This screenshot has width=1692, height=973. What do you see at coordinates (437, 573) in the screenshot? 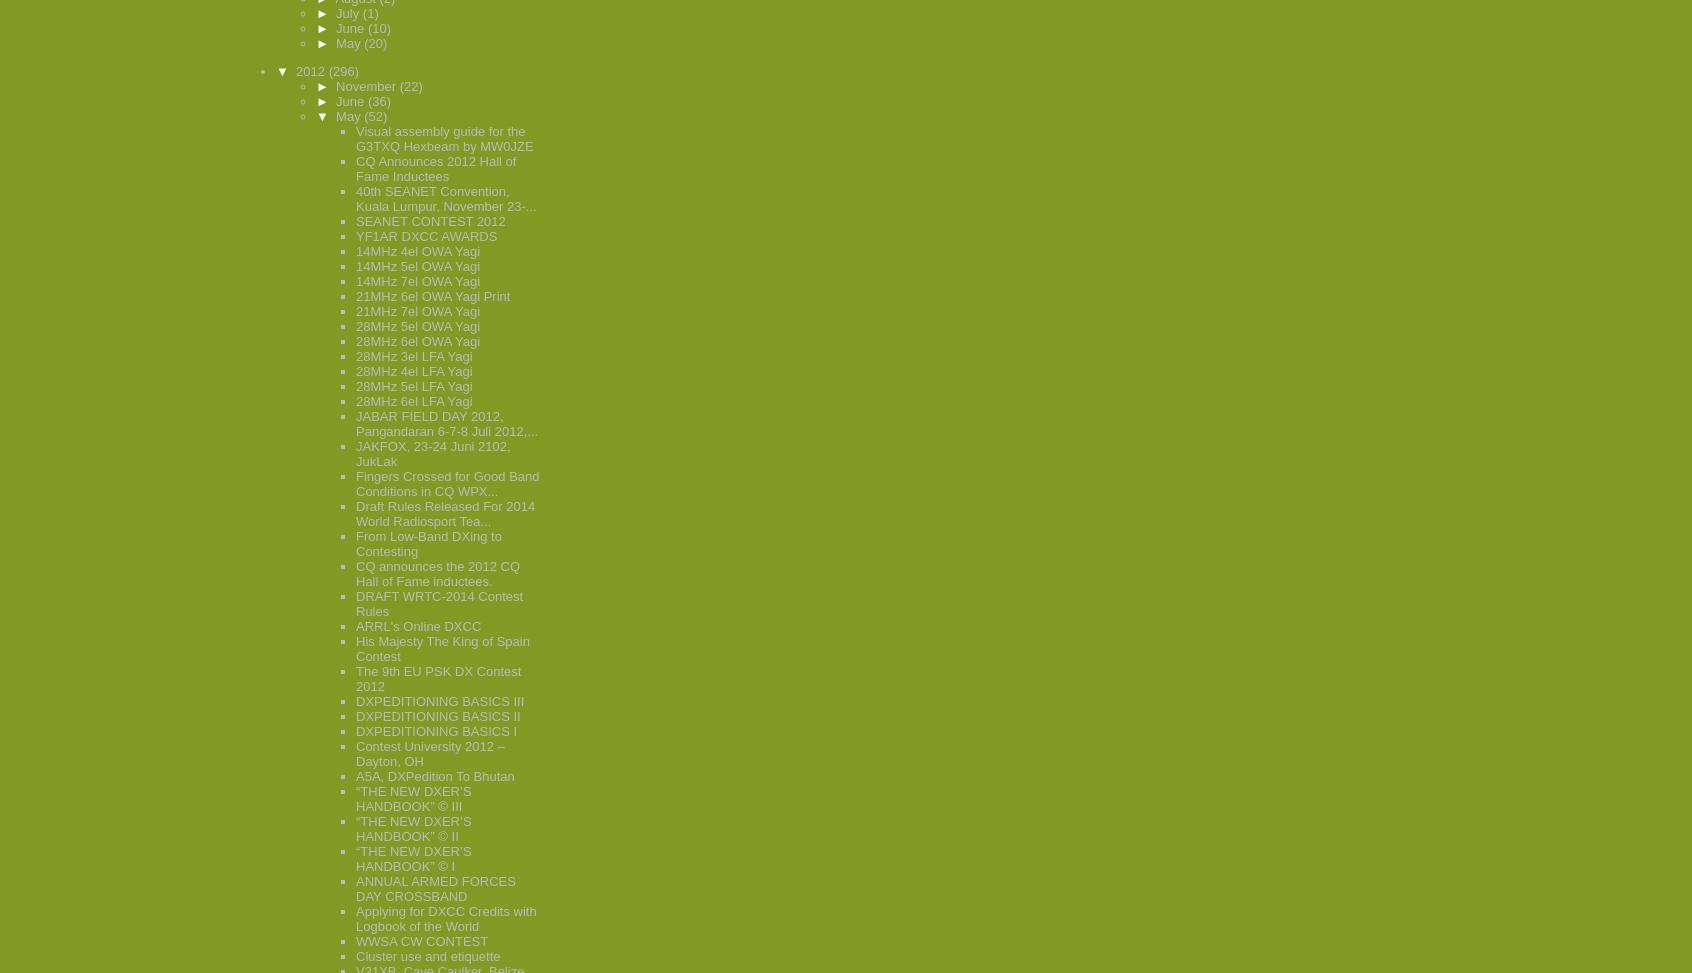
I see `'CQ announces the 2012 CQ Hall of Fame inductees.'` at bounding box center [437, 573].